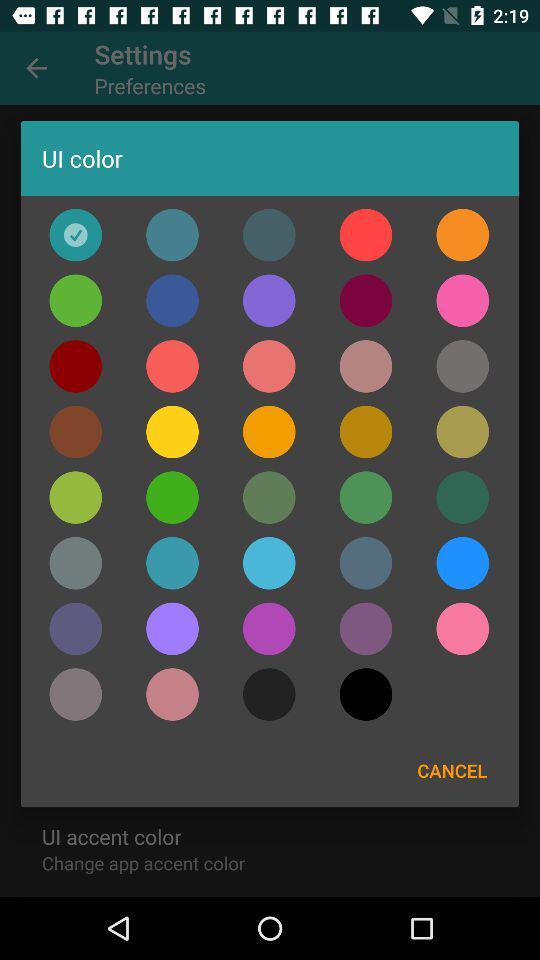  I want to click on icon below the ui color icon, so click(269, 235).